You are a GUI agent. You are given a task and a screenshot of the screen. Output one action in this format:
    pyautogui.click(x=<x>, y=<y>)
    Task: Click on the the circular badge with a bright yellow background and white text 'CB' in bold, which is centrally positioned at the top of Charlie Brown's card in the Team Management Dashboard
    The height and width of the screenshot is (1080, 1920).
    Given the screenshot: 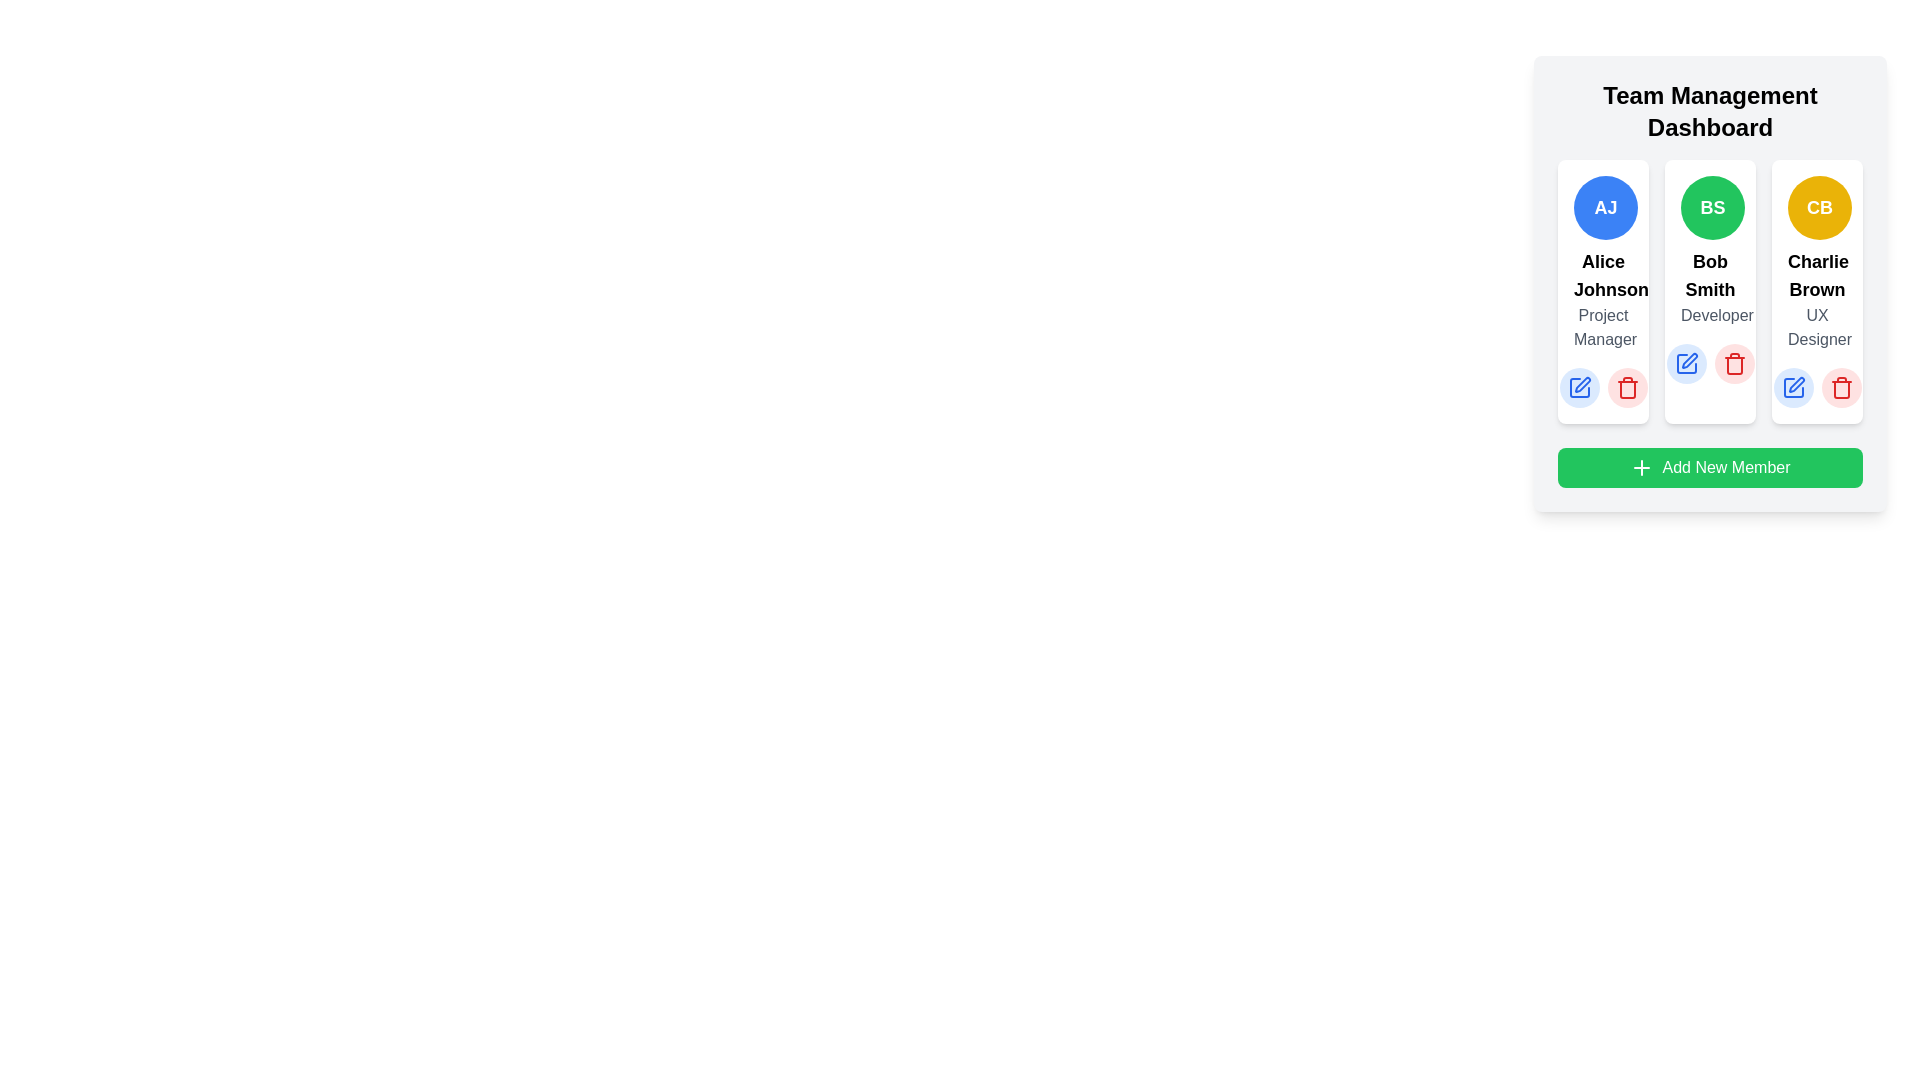 What is the action you would take?
    pyautogui.click(x=1819, y=208)
    